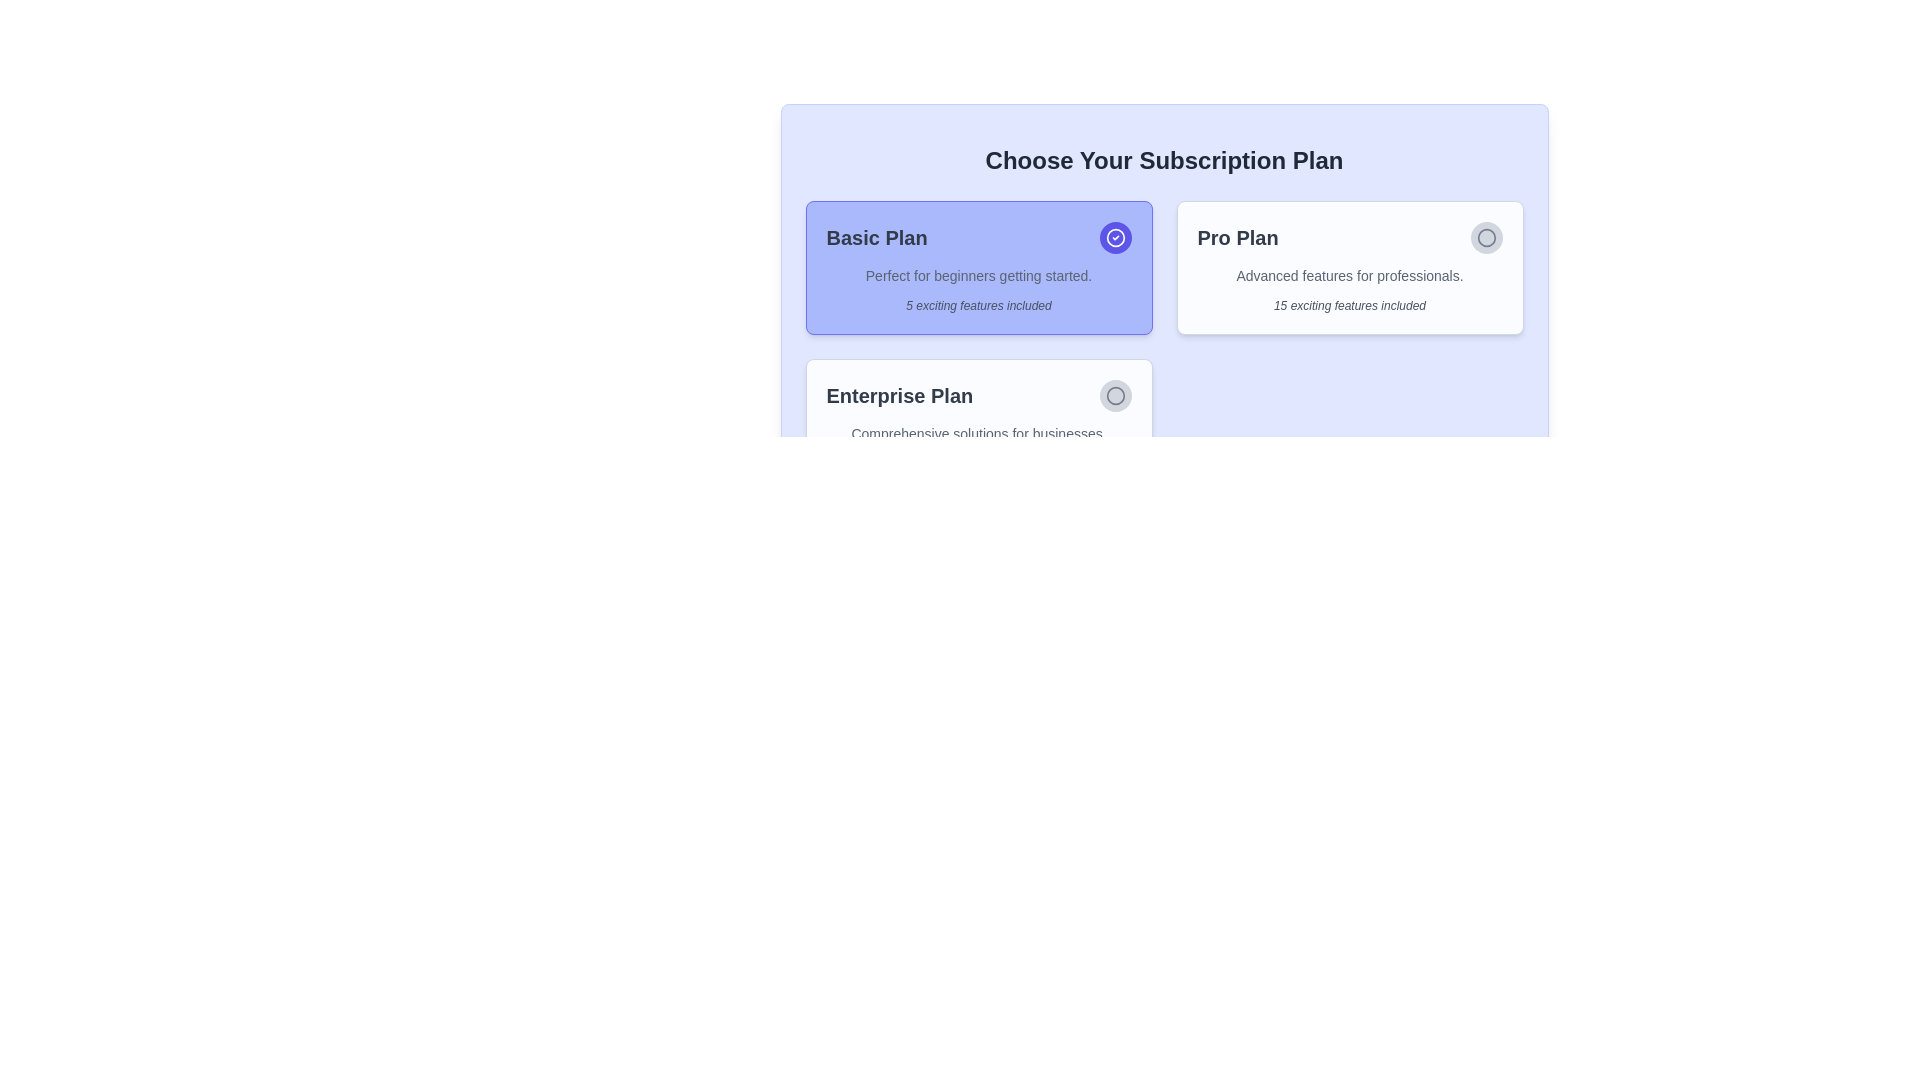 The image size is (1920, 1080). I want to click on the status of the circular icon with a checkmark symbol in its center, styled in white on a purple background, located in the header section of the 'Basic Plan' card, positioned on the right side of the card title, so click(1114, 237).